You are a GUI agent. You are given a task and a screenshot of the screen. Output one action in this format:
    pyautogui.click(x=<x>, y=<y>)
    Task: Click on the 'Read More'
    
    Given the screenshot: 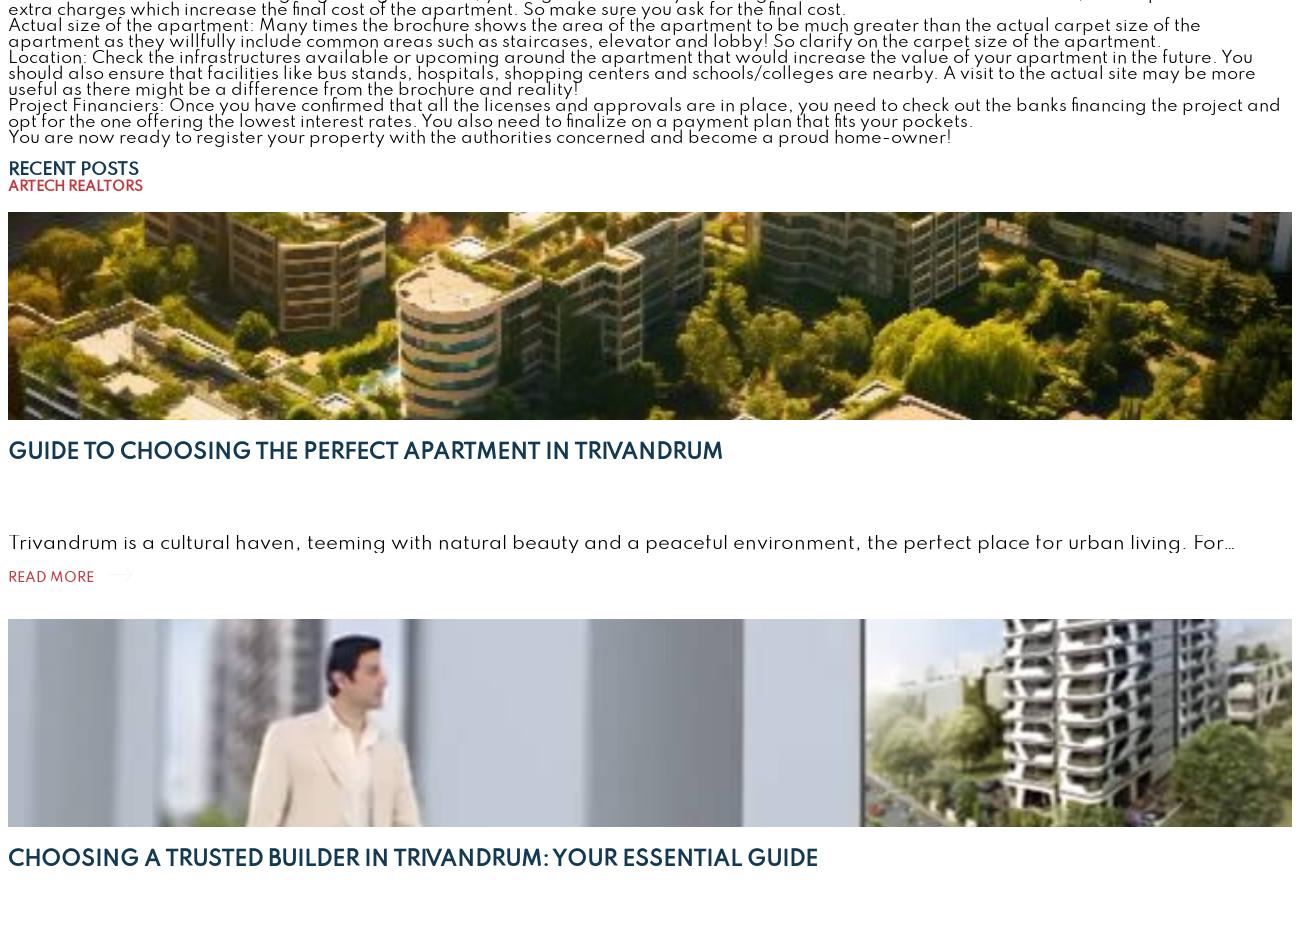 What is the action you would take?
    pyautogui.click(x=49, y=577)
    